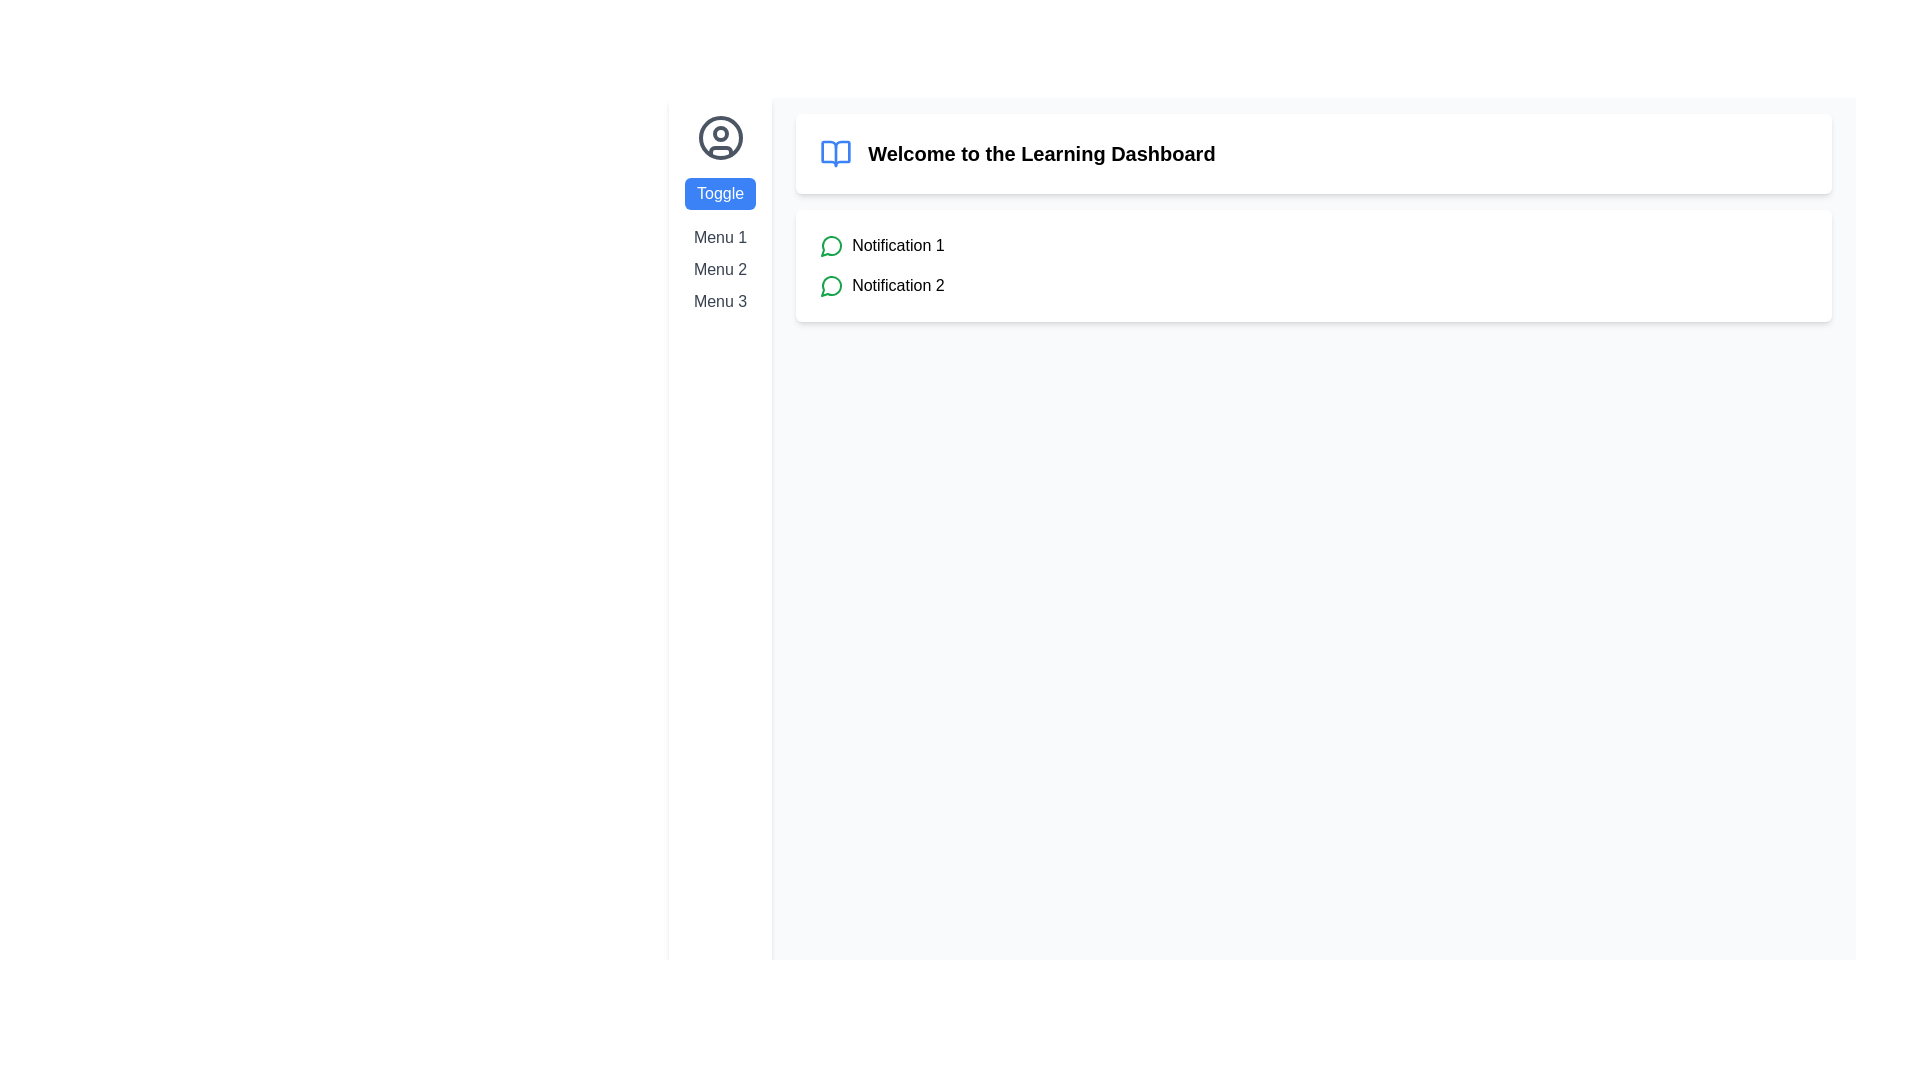 This screenshot has height=1080, width=1920. Describe the element at coordinates (836, 153) in the screenshot. I see `the open book icon, which is styled in blue and located to the left of the text 'Welcome to the Learning Dashboard' in the header row` at that location.